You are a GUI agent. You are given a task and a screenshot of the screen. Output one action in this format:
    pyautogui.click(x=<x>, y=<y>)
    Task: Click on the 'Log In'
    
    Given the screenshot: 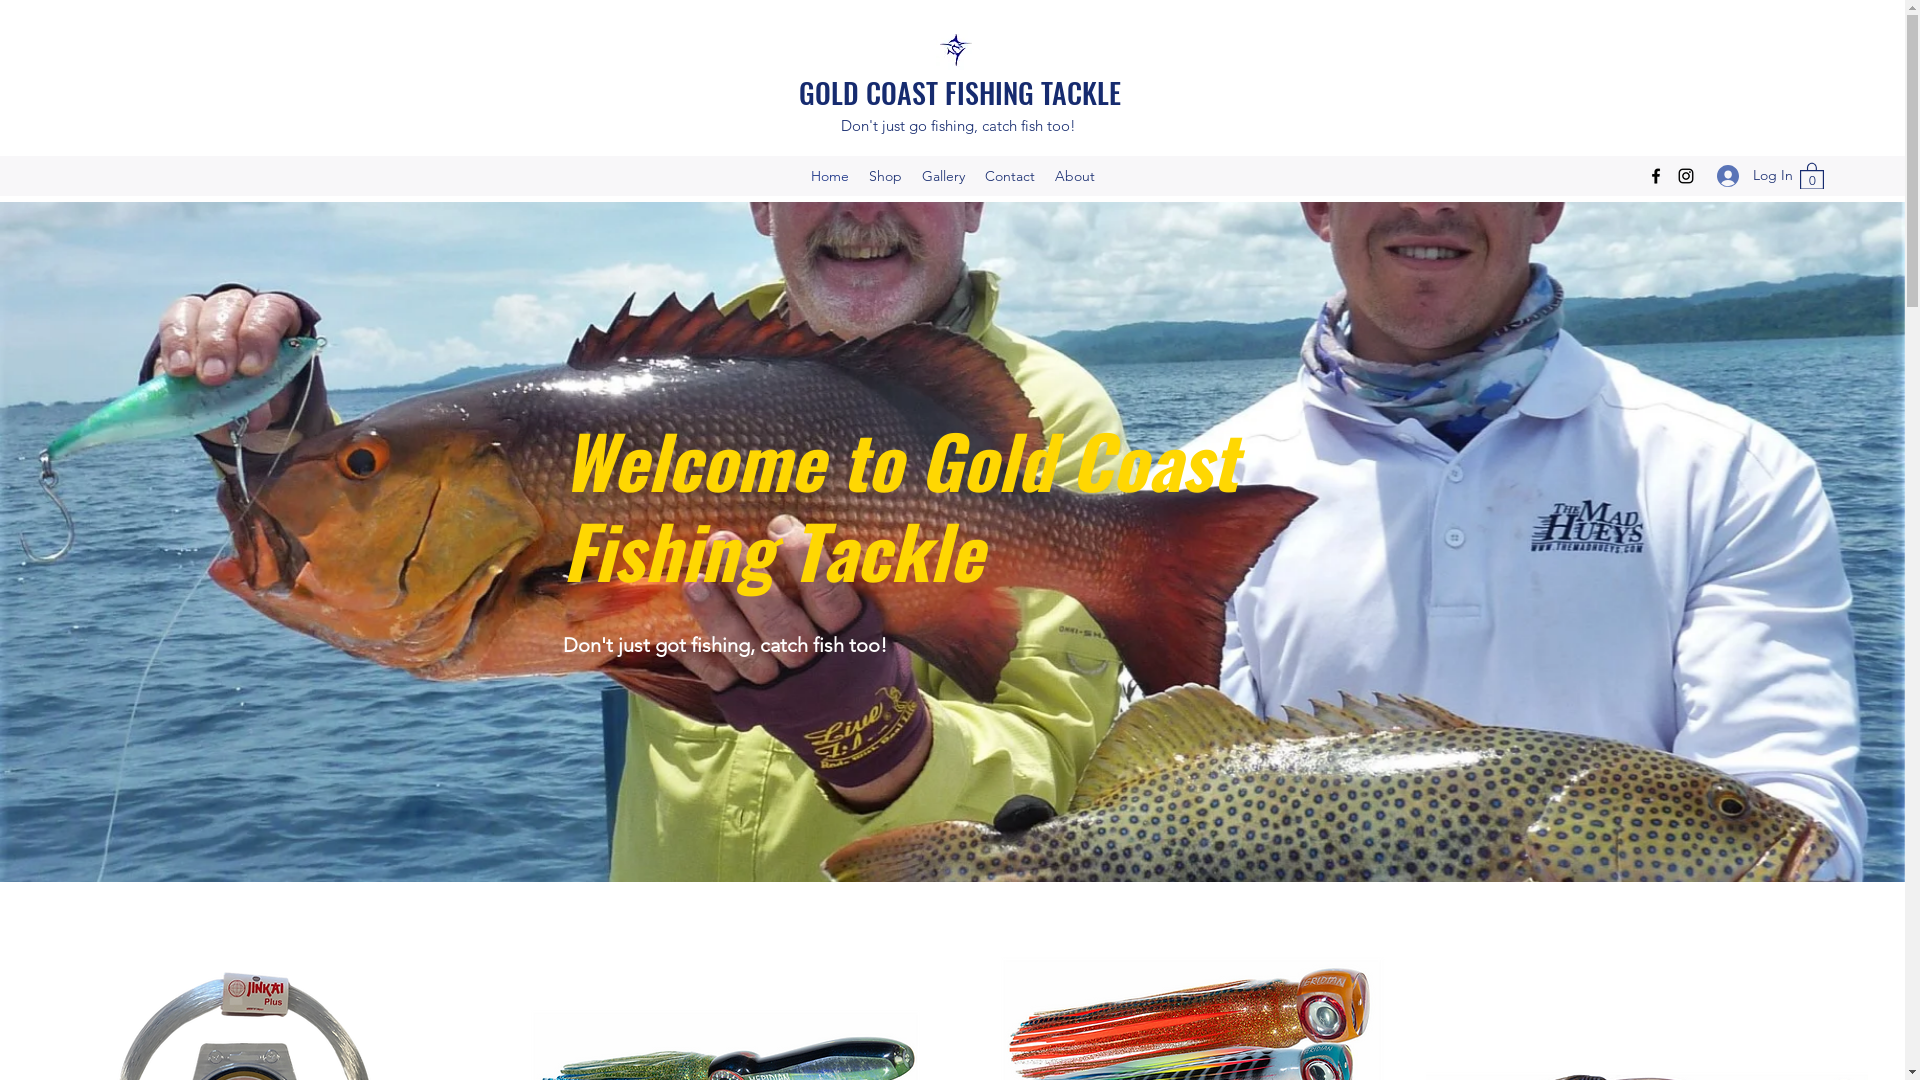 What is the action you would take?
    pyautogui.click(x=1746, y=174)
    